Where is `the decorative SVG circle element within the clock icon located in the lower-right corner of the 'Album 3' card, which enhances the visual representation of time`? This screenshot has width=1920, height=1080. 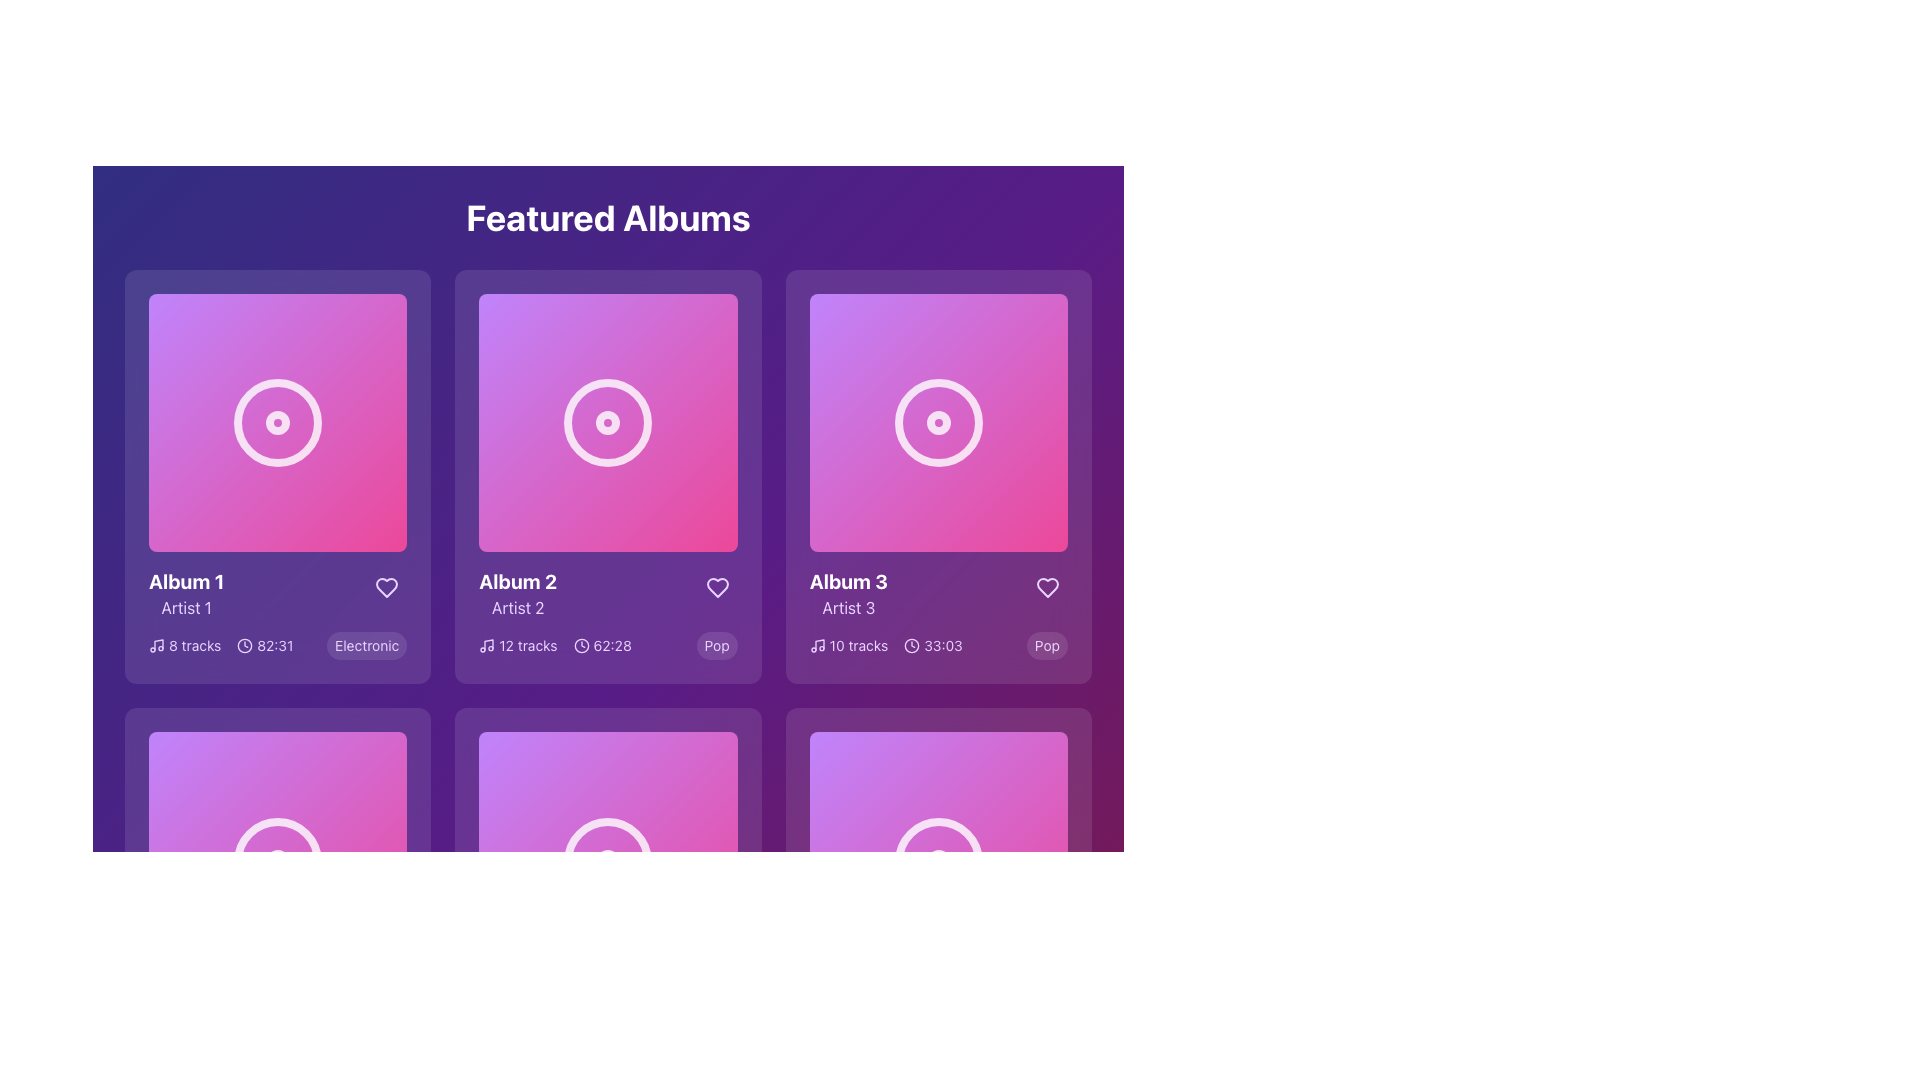
the decorative SVG circle element within the clock icon located in the lower-right corner of the 'Album 3' card, which enhances the visual representation of time is located at coordinates (911, 646).